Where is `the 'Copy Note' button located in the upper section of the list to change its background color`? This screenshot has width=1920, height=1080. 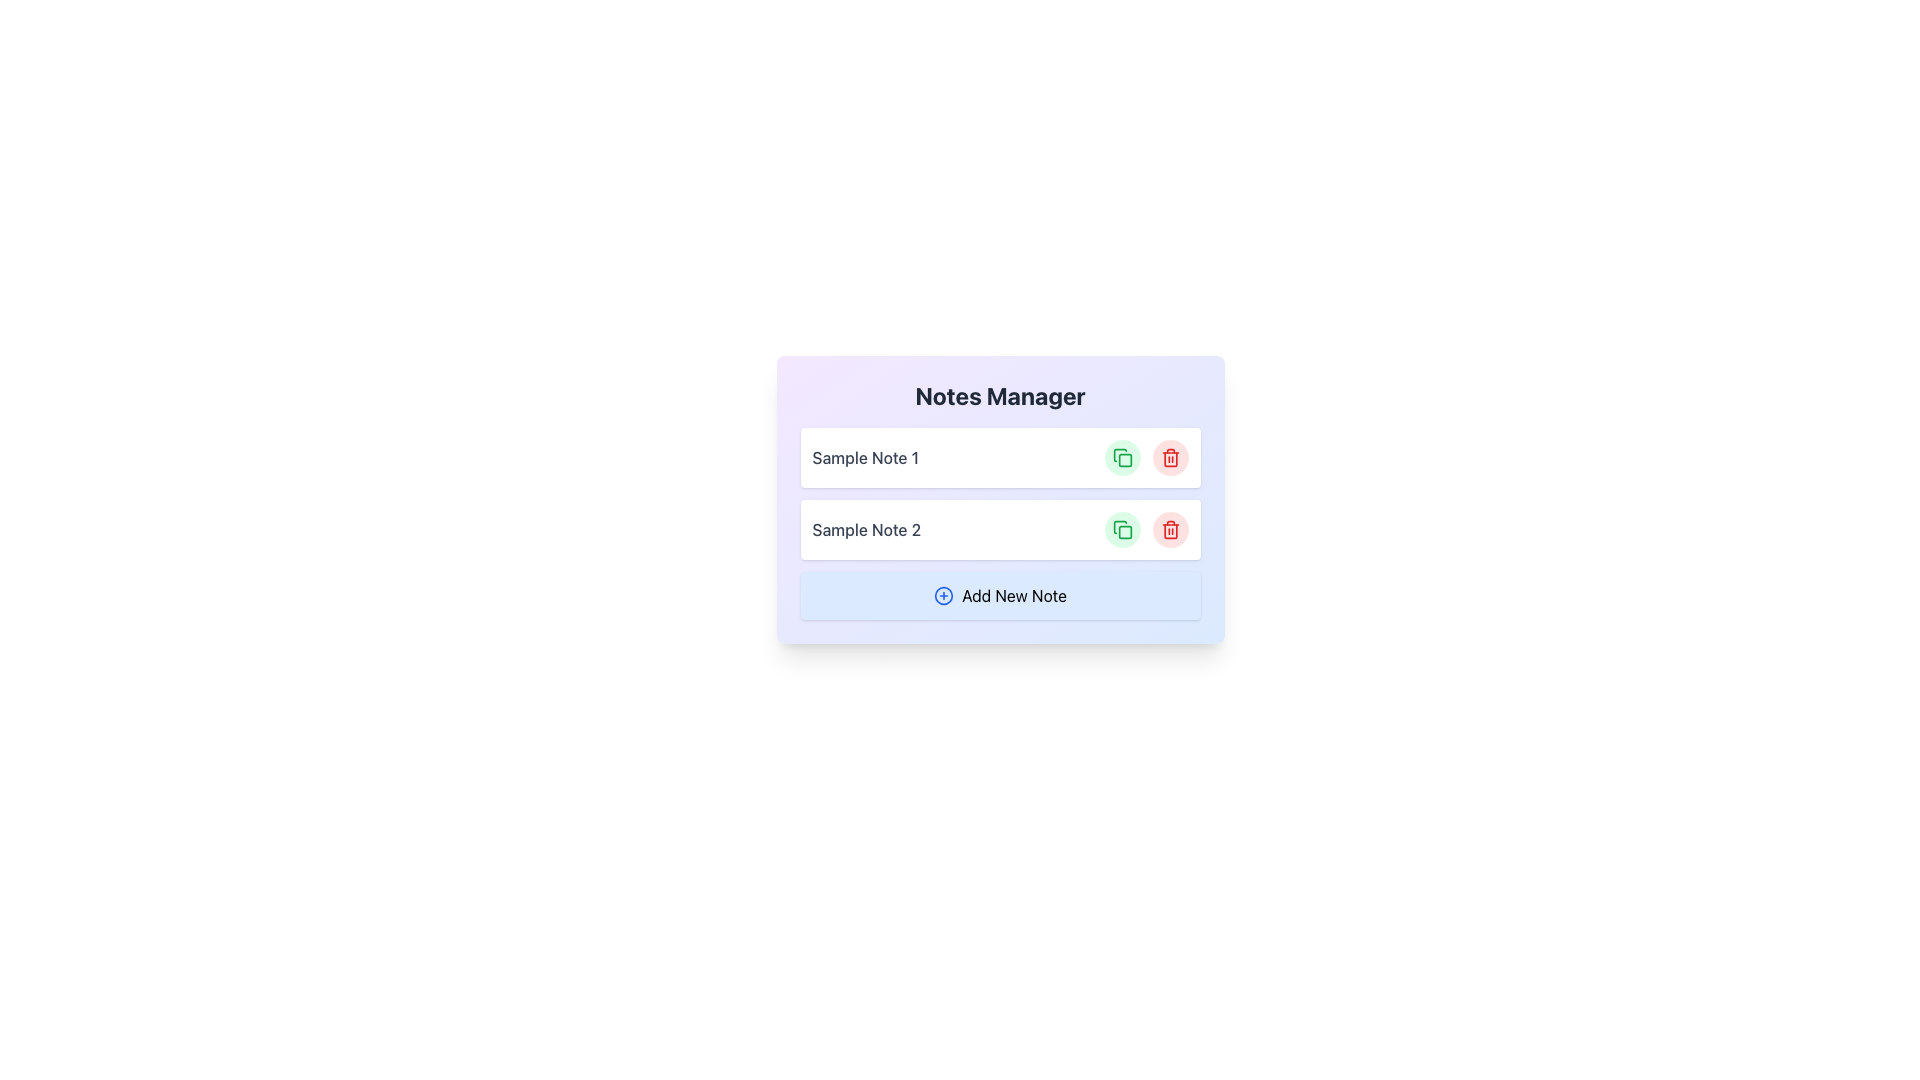 the 'Copy Note' button located in the upper section of the list to change its background color is located at coordinates (1122, 458).